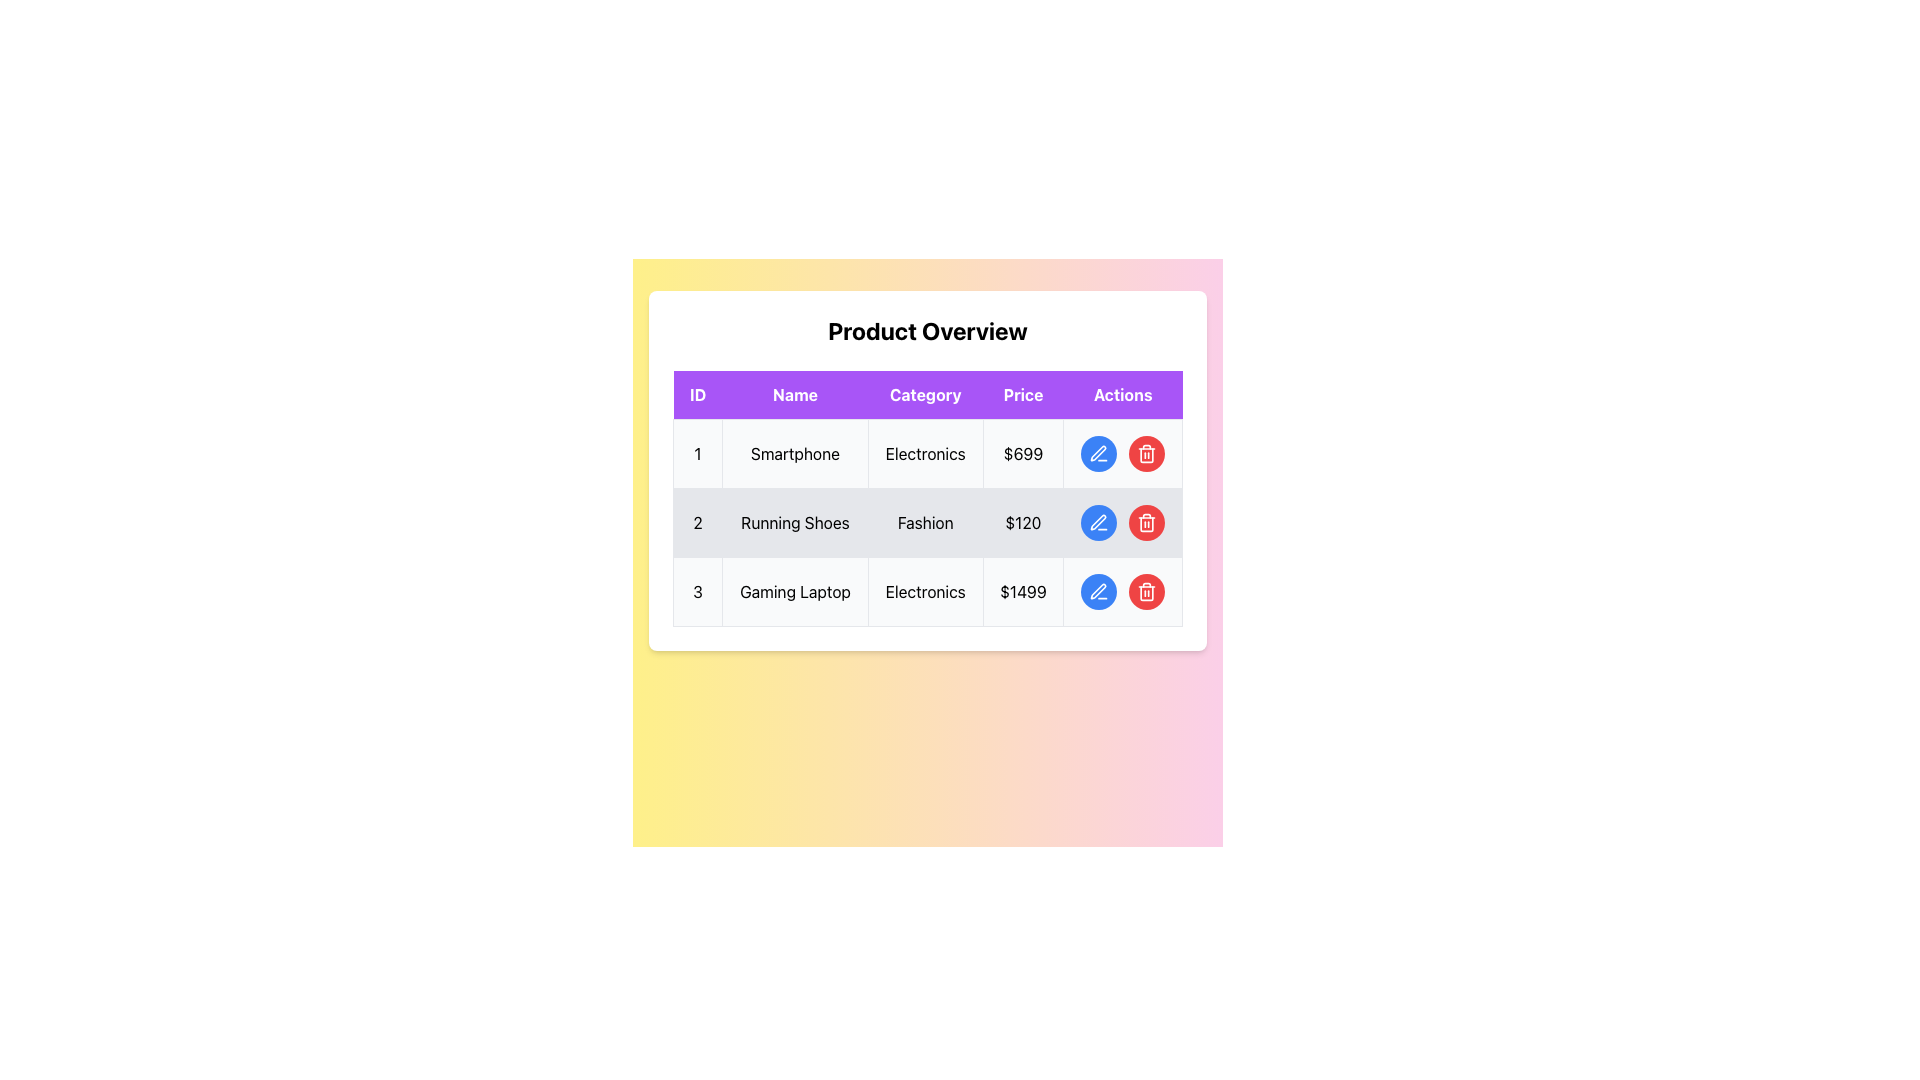  Describe the element at coordinates (1123, 454) in the screenshot. I see `the blue edit button located within the 'Actions' column of the first row of the table to initiate editing` at that location.